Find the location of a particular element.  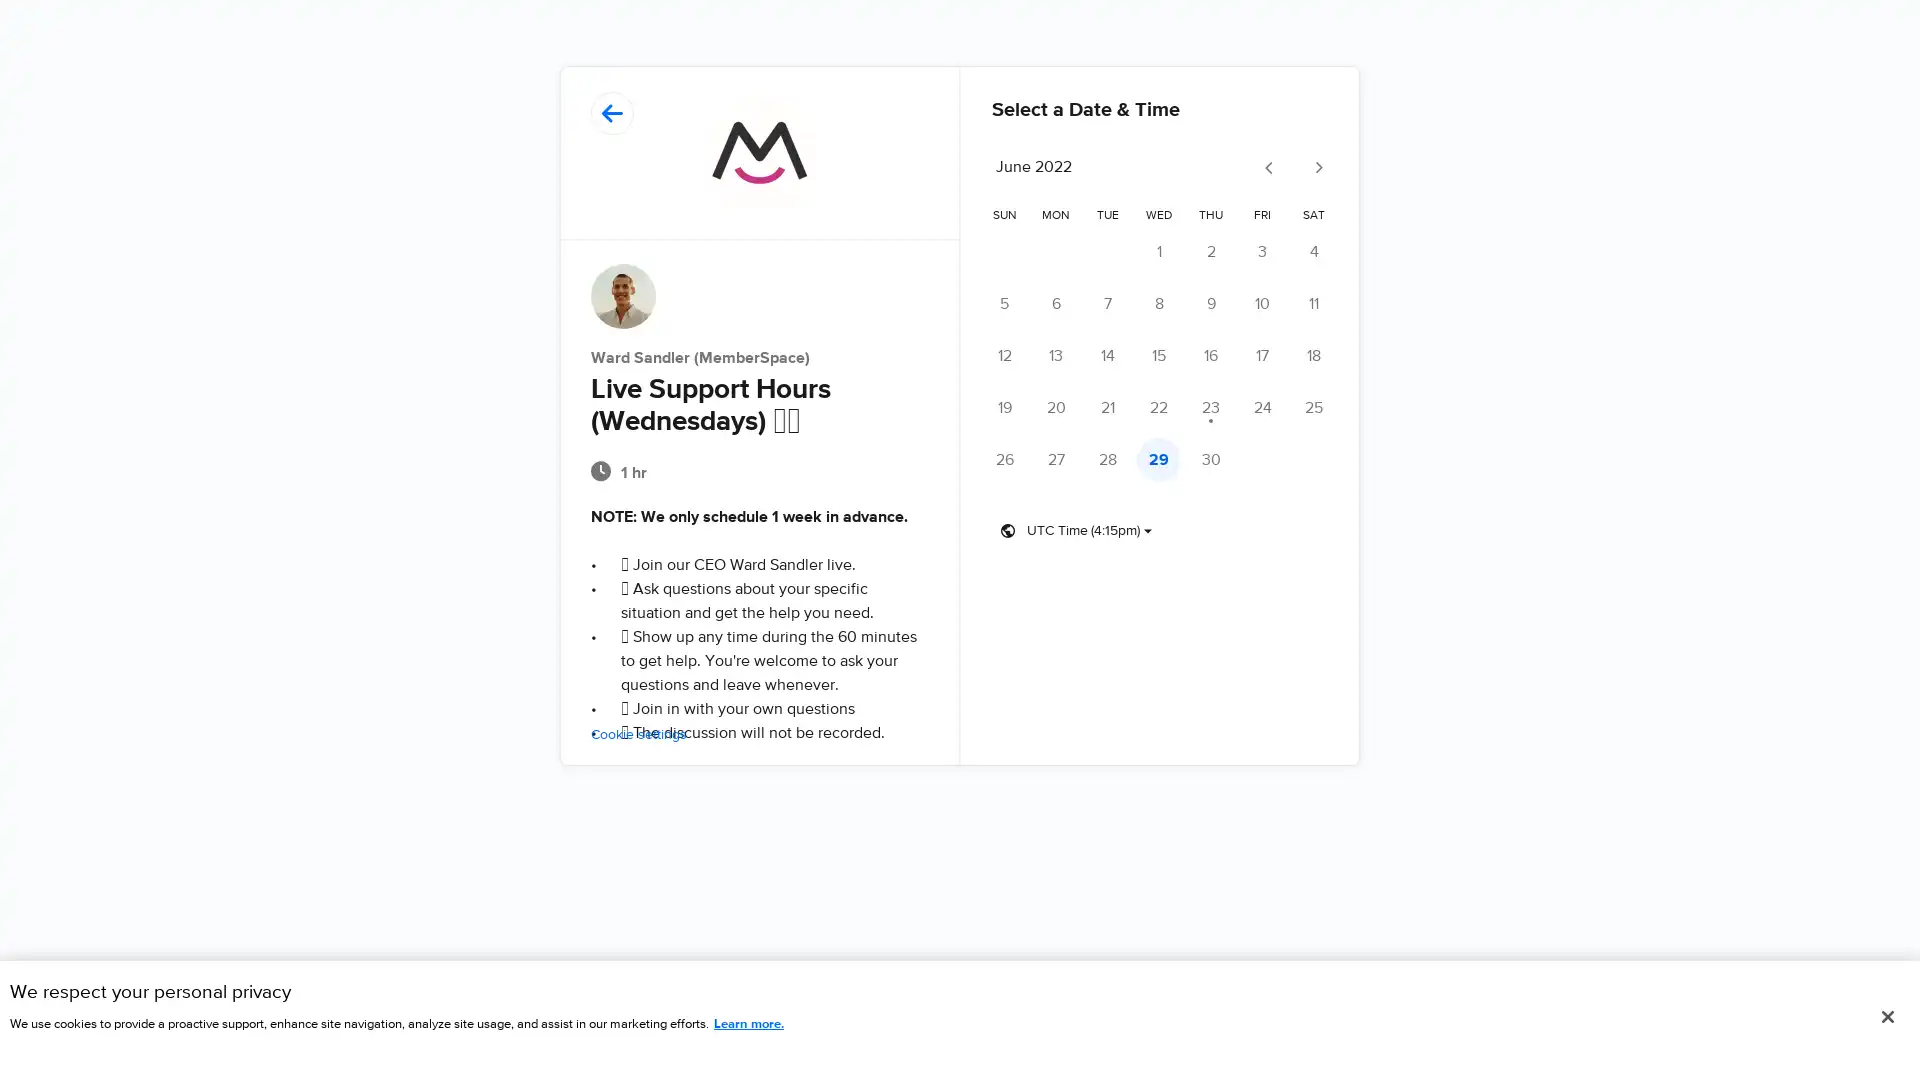

Friday, June 17 - No times available is located at coordinates (1261, 354).